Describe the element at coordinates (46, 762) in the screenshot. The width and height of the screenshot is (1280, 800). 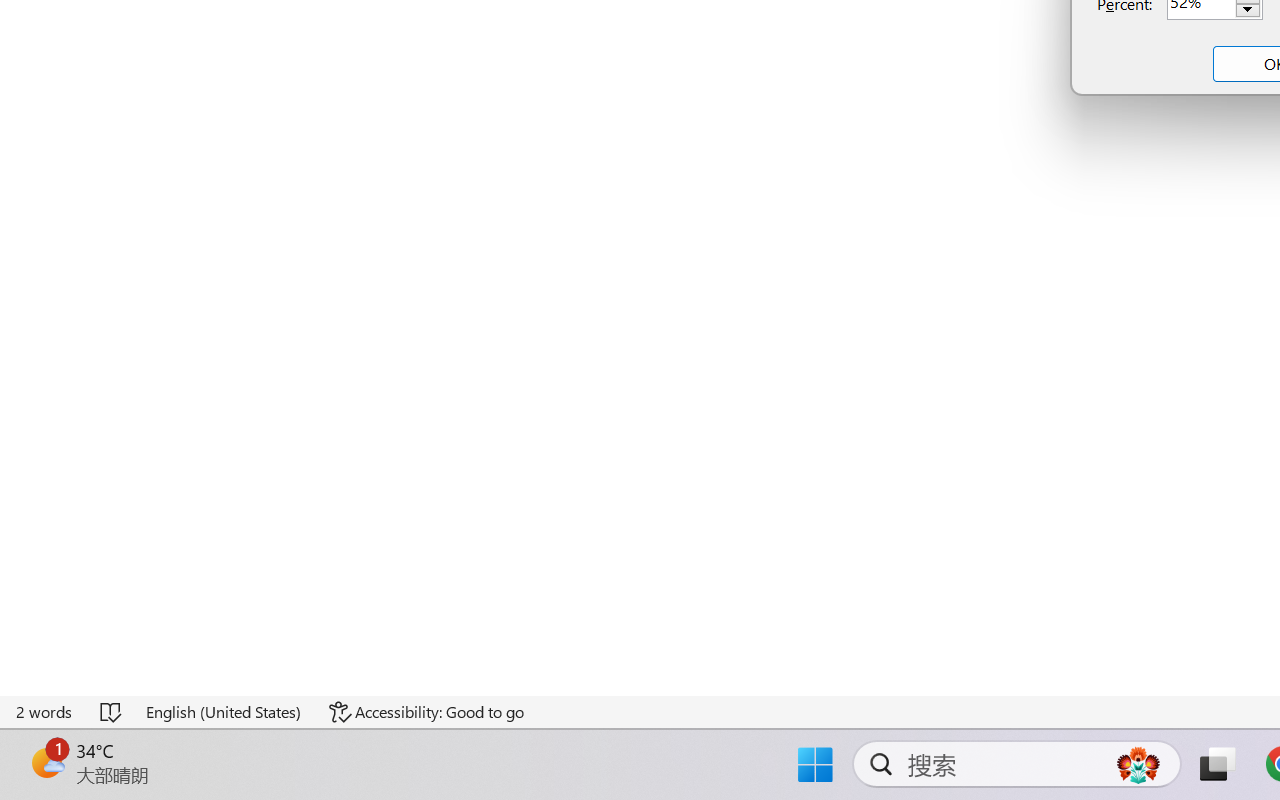
I see `'AutomationID: BadgeAnchorLargeTicker'` at that location.